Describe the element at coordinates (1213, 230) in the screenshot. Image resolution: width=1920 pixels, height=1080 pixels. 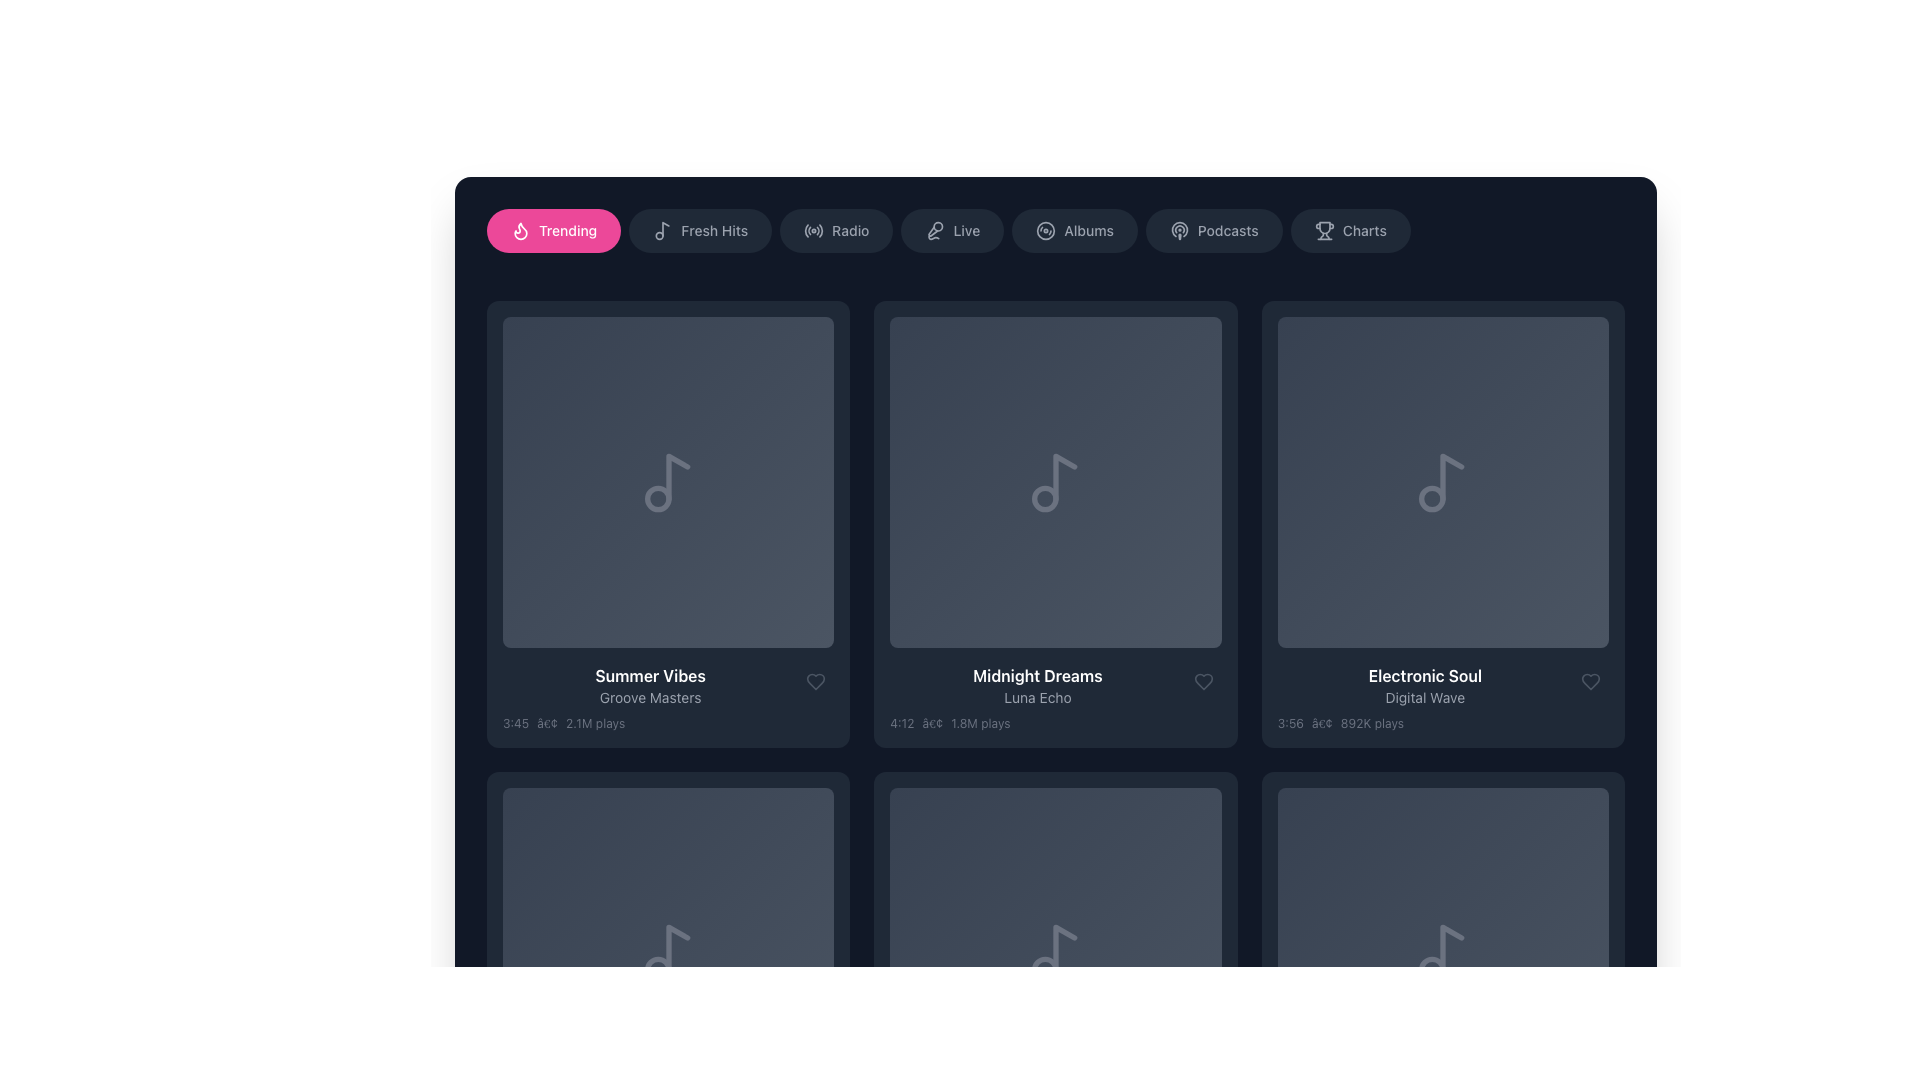
I see `the sixth button in the navigation bar` at that location.